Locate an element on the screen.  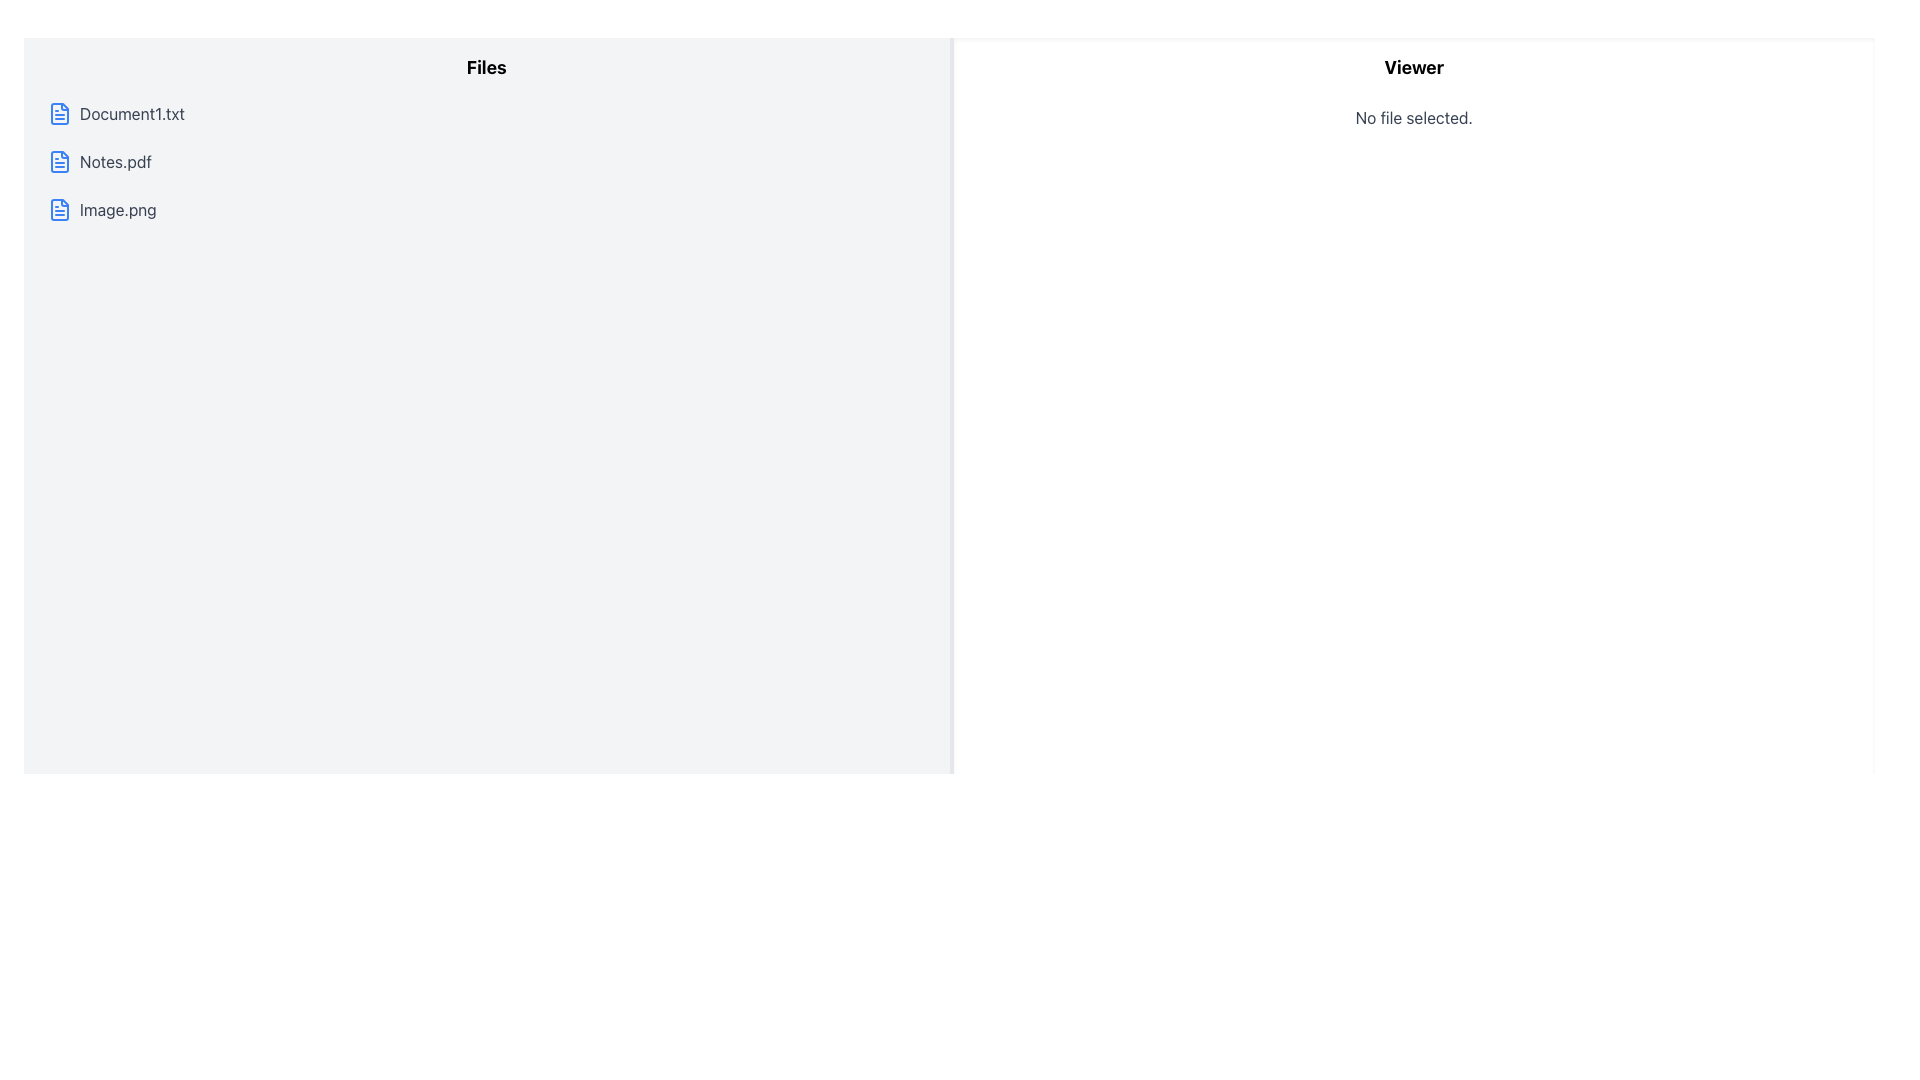
the text label displaying 'No file selected.' which is centrally aligned in the viewer area of the interface is located at coordinates (1413, 118).